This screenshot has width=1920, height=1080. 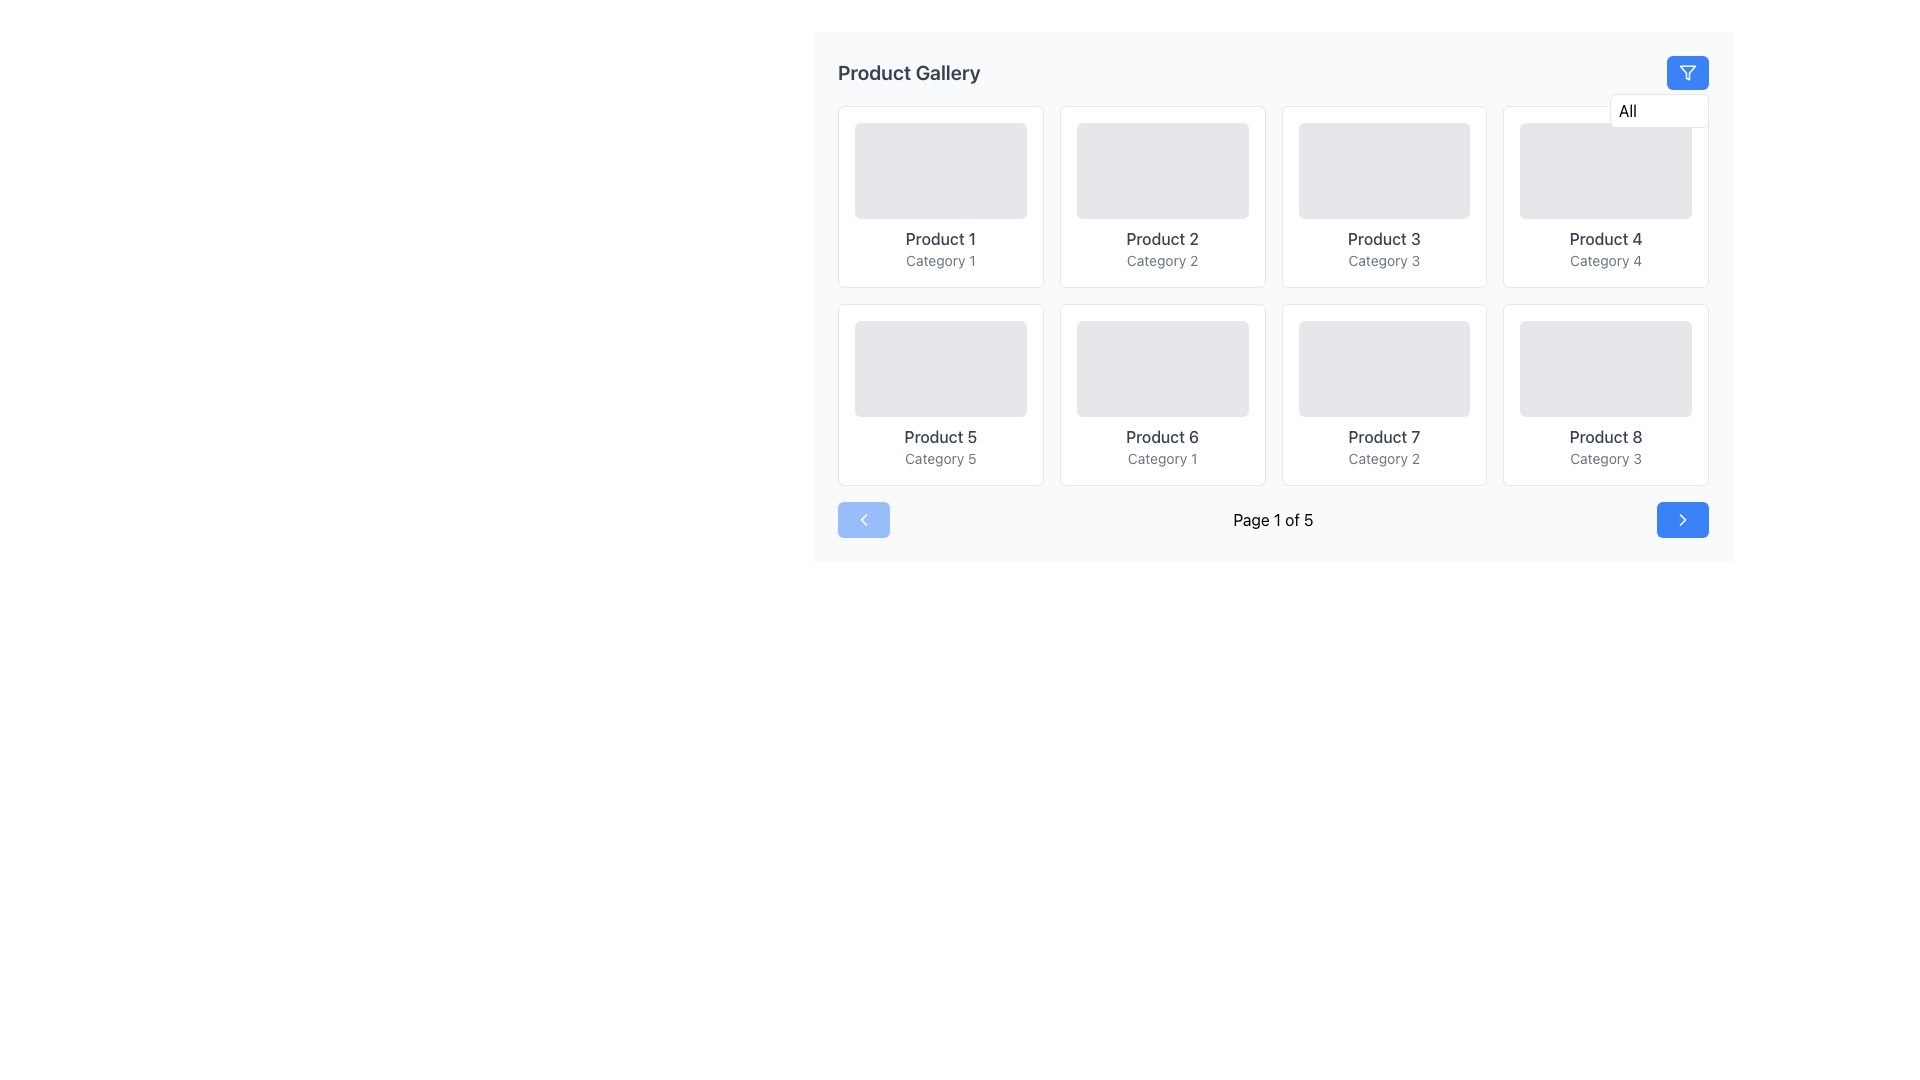 What do you see at coordinates (1682, 519) in the screenshot?
I see `the blue rounded button with a chevron-right icon` at bounding box center [1682, 519].